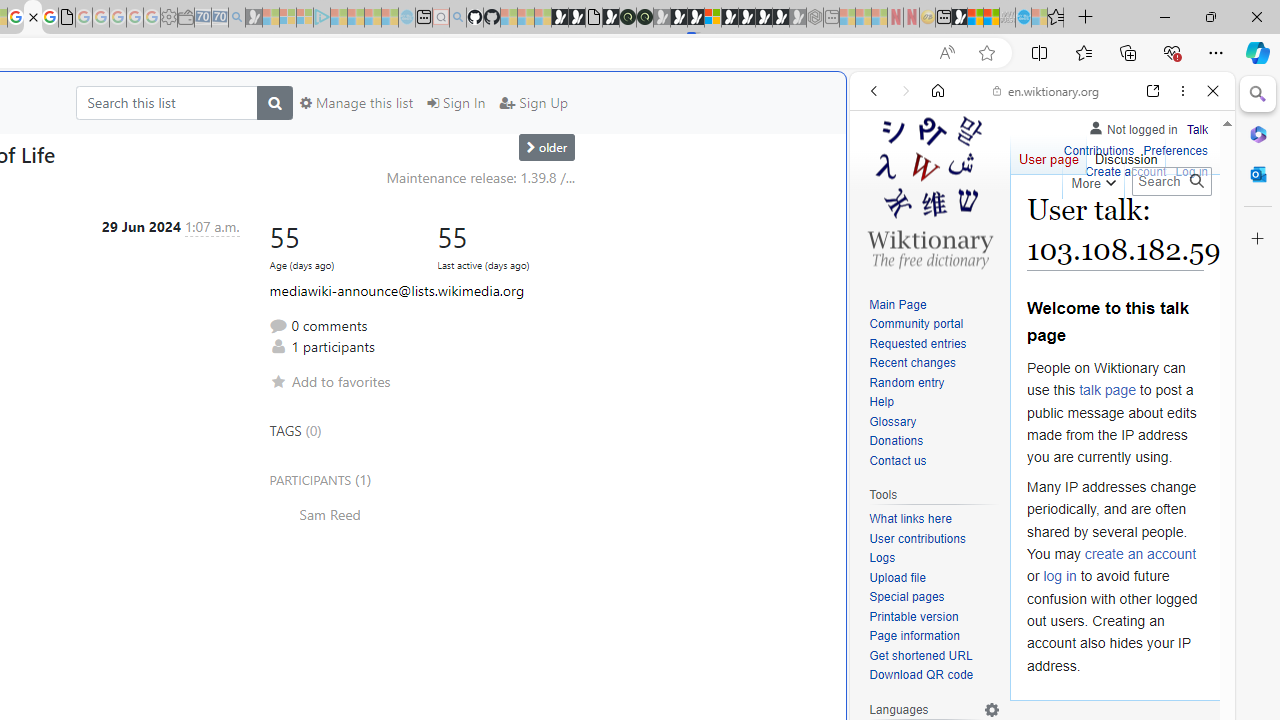  I want to click on 'Contributions', so click(1097, 147).